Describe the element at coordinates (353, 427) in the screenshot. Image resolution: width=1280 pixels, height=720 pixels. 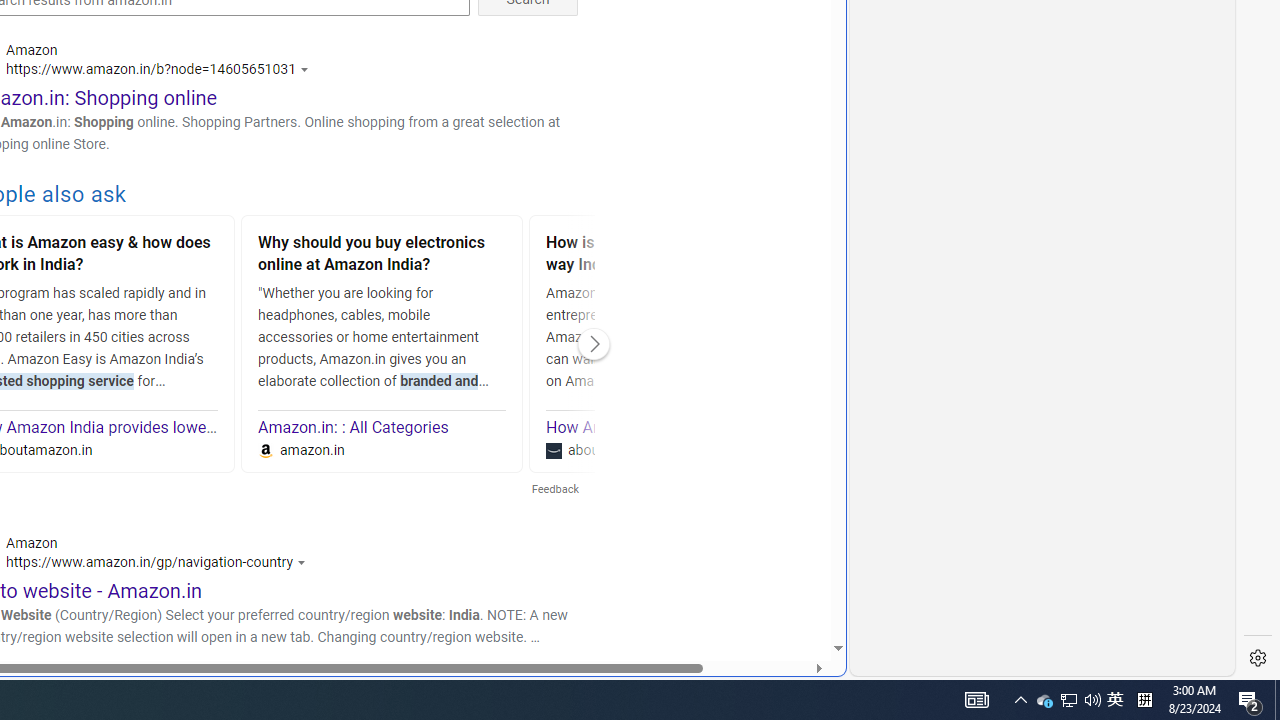
I see `'Amazon.in: : All Categories'` at that location.